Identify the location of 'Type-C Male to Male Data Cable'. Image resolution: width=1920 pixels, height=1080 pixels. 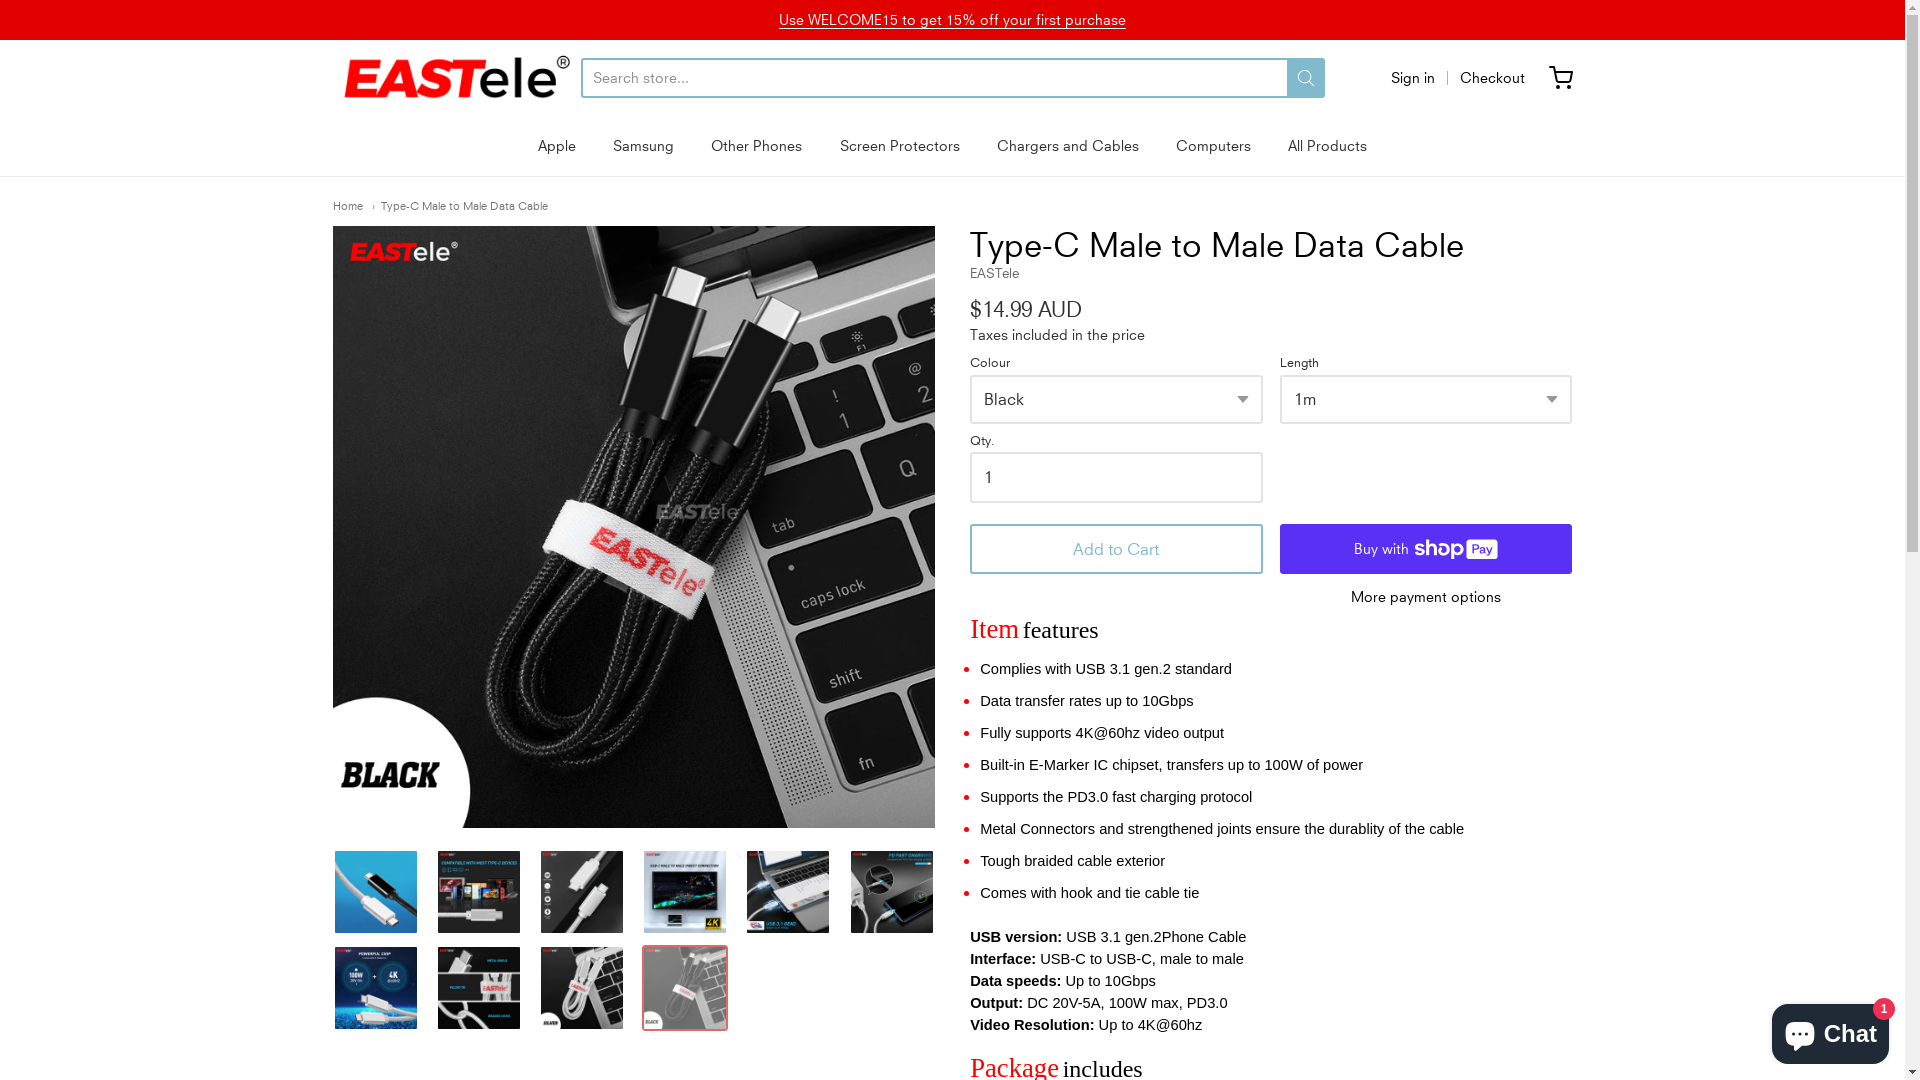
(331, 890).